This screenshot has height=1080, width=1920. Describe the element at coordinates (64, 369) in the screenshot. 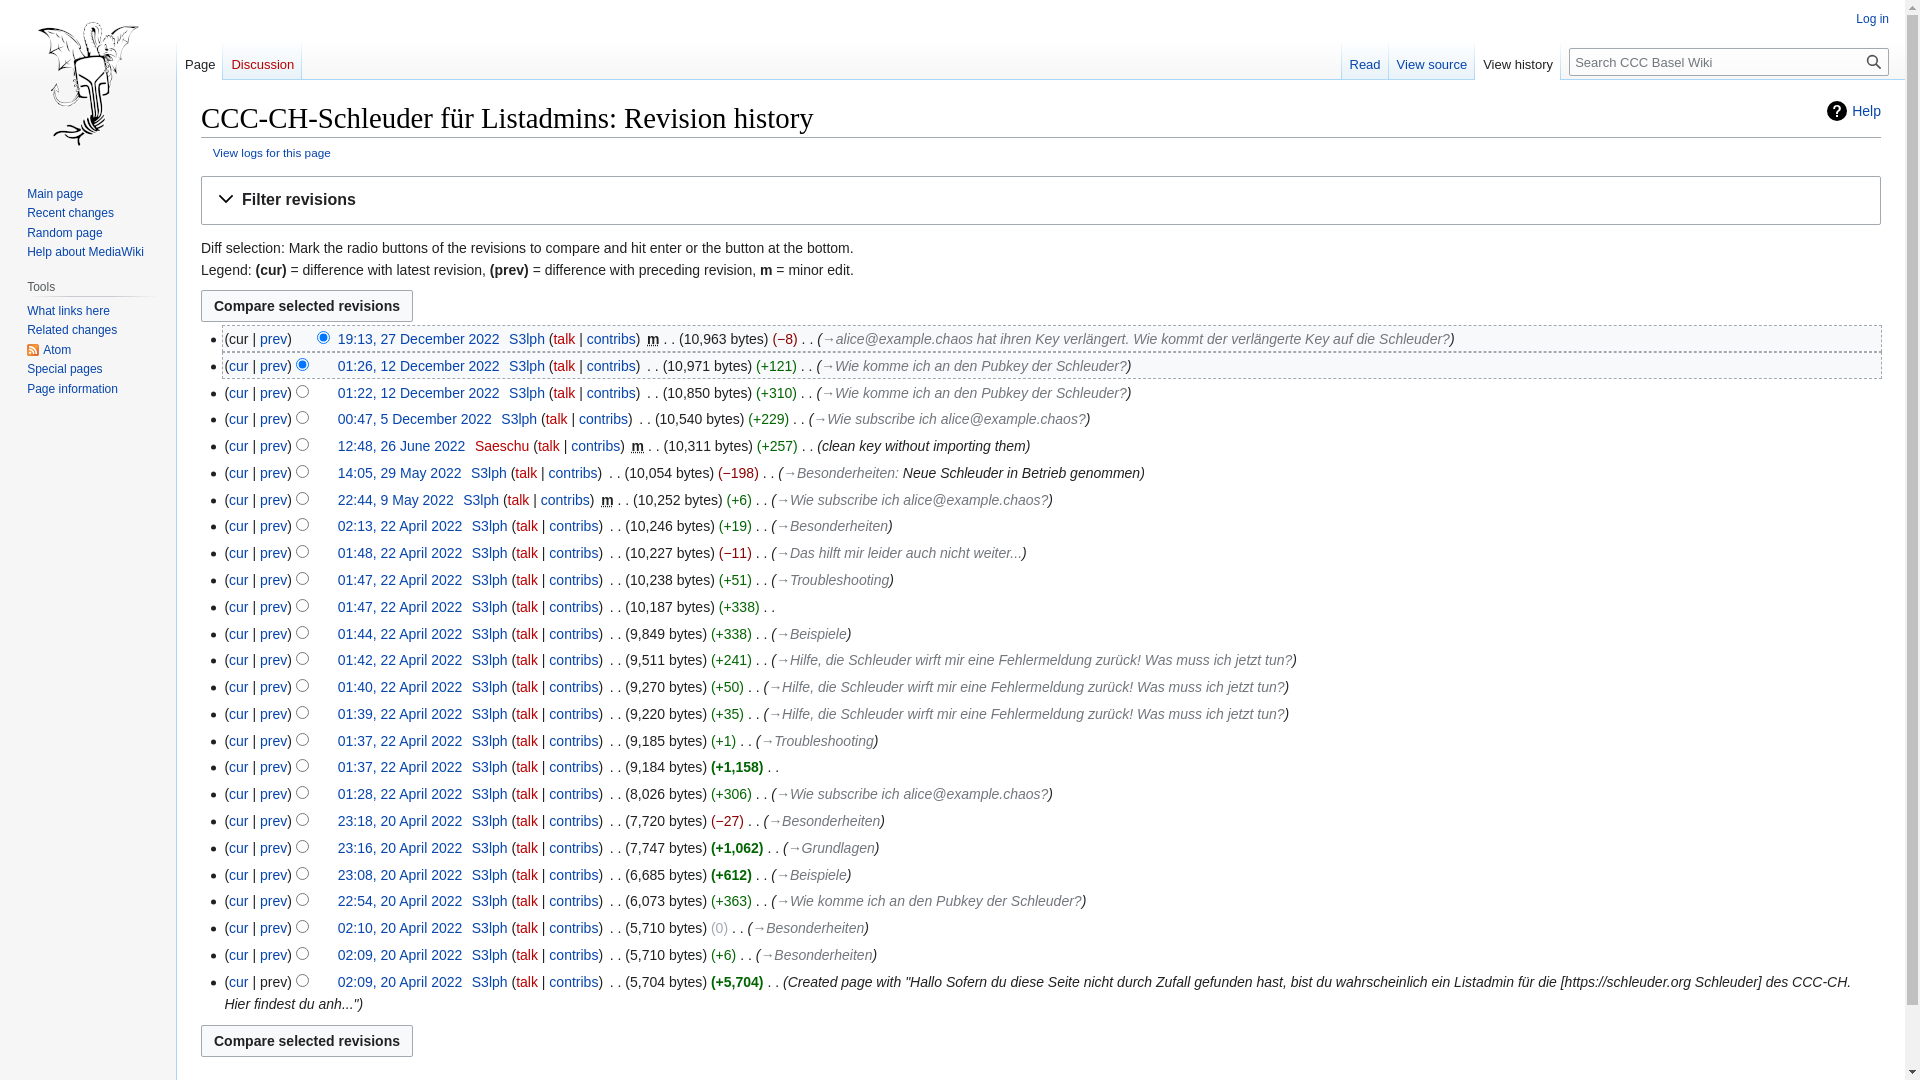

I see `'Special pages'` at that location.